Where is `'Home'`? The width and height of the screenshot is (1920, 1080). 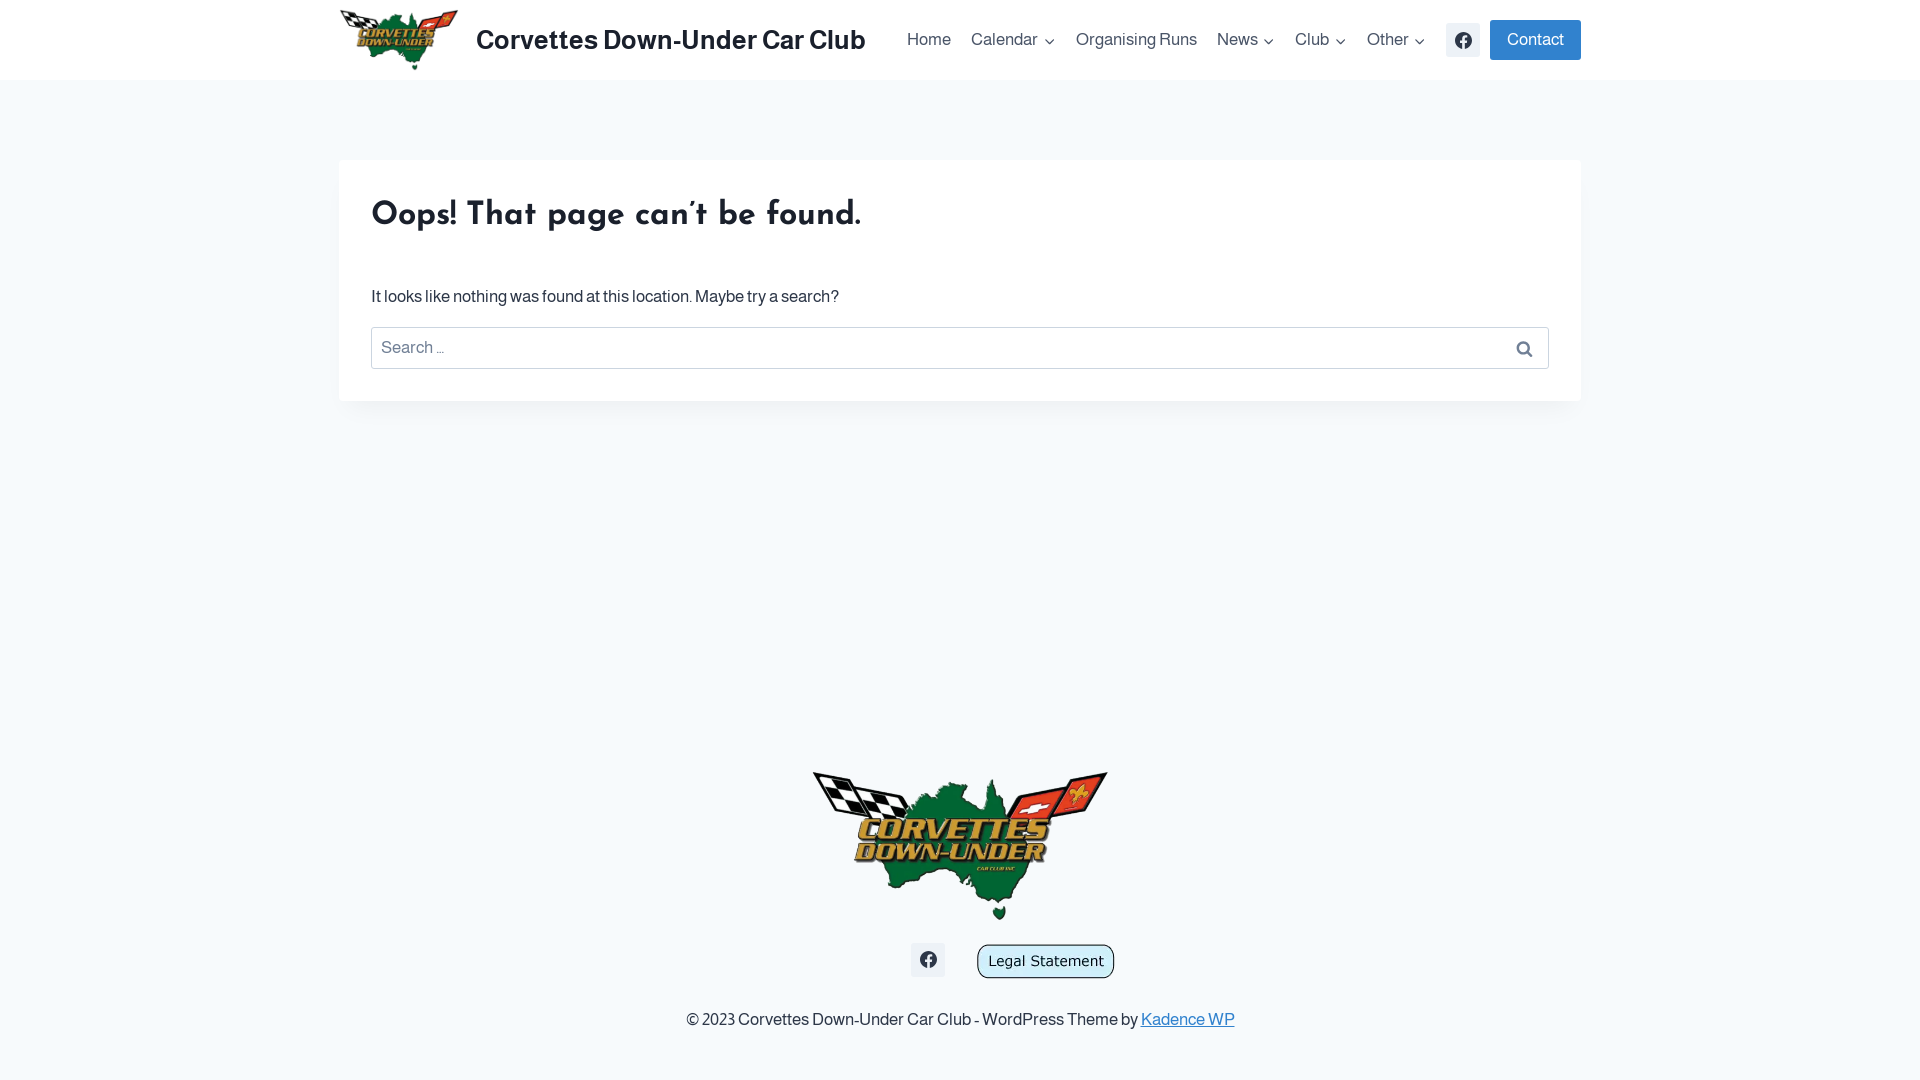 'Home' is located at coordinates (896, 39).